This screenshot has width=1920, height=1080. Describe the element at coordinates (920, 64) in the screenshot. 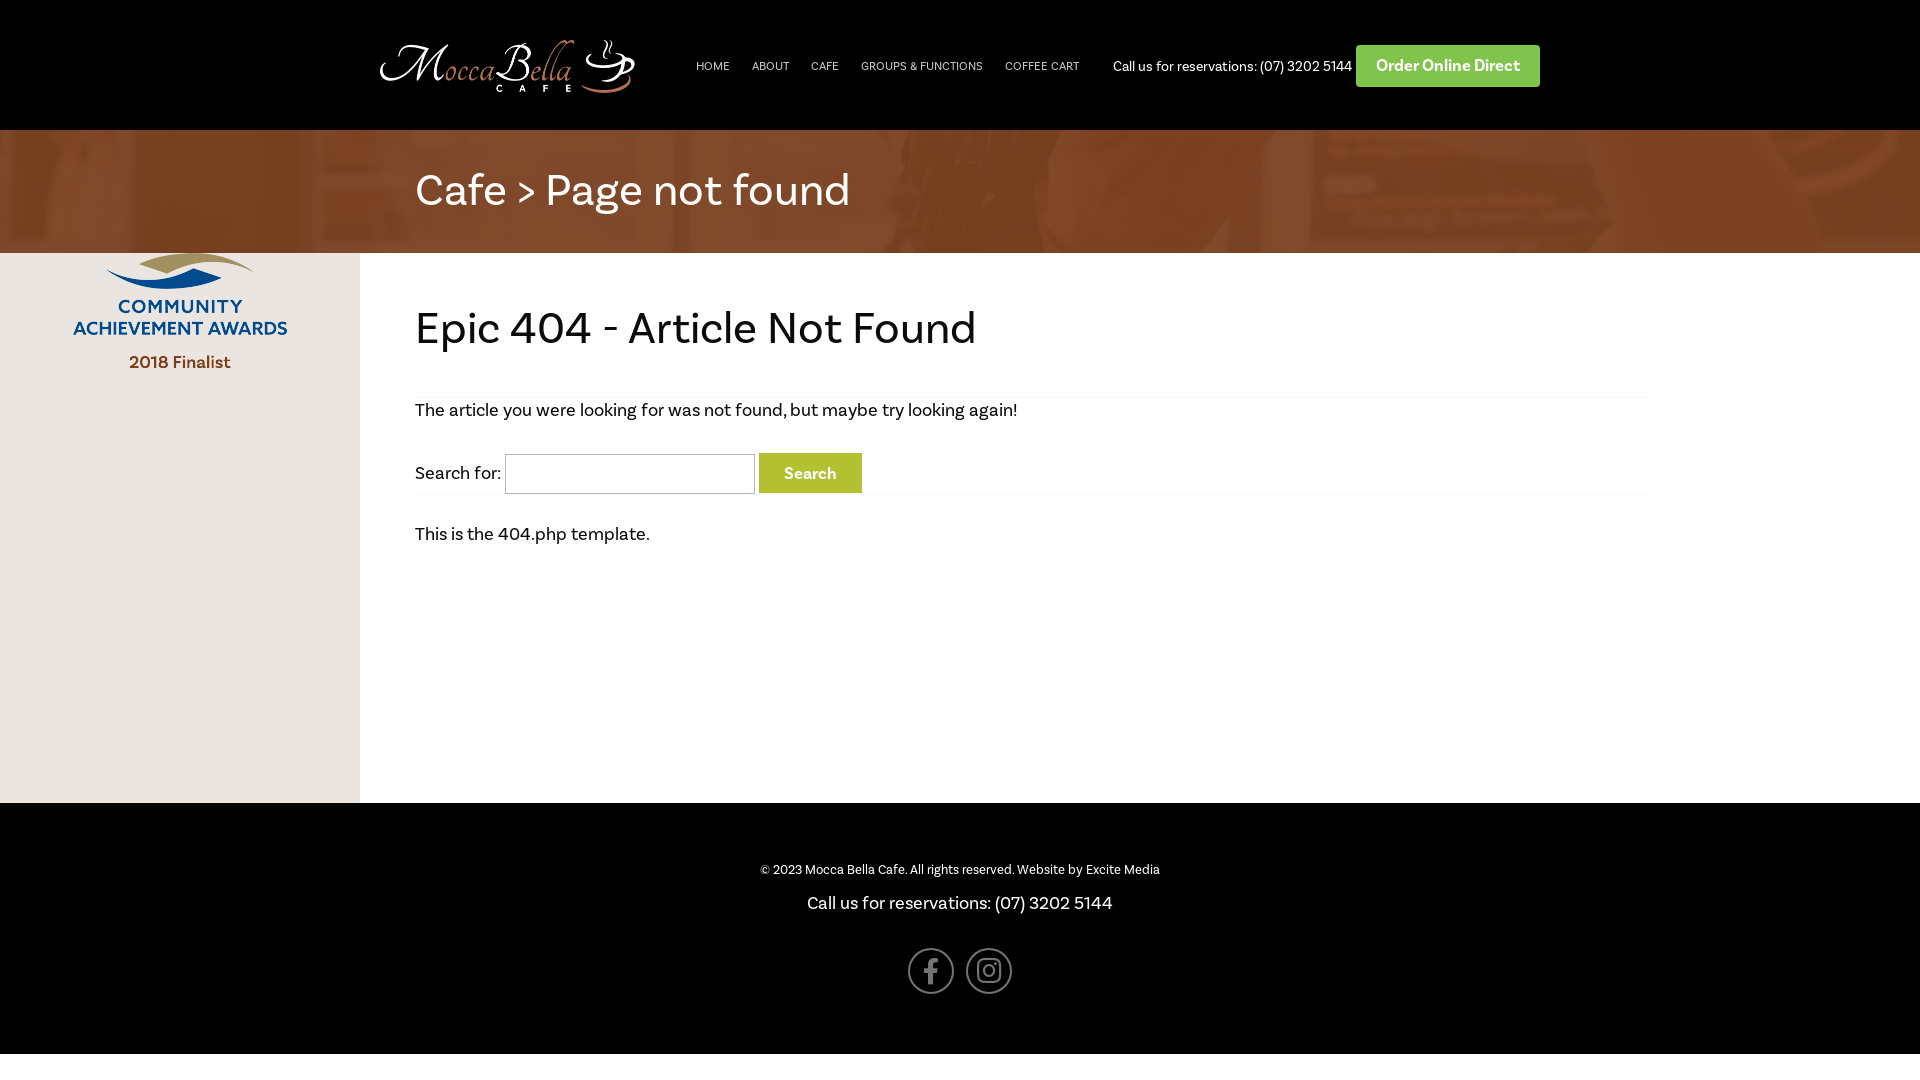

I see `'GROUPS & FUNCTIONS'` at that location.